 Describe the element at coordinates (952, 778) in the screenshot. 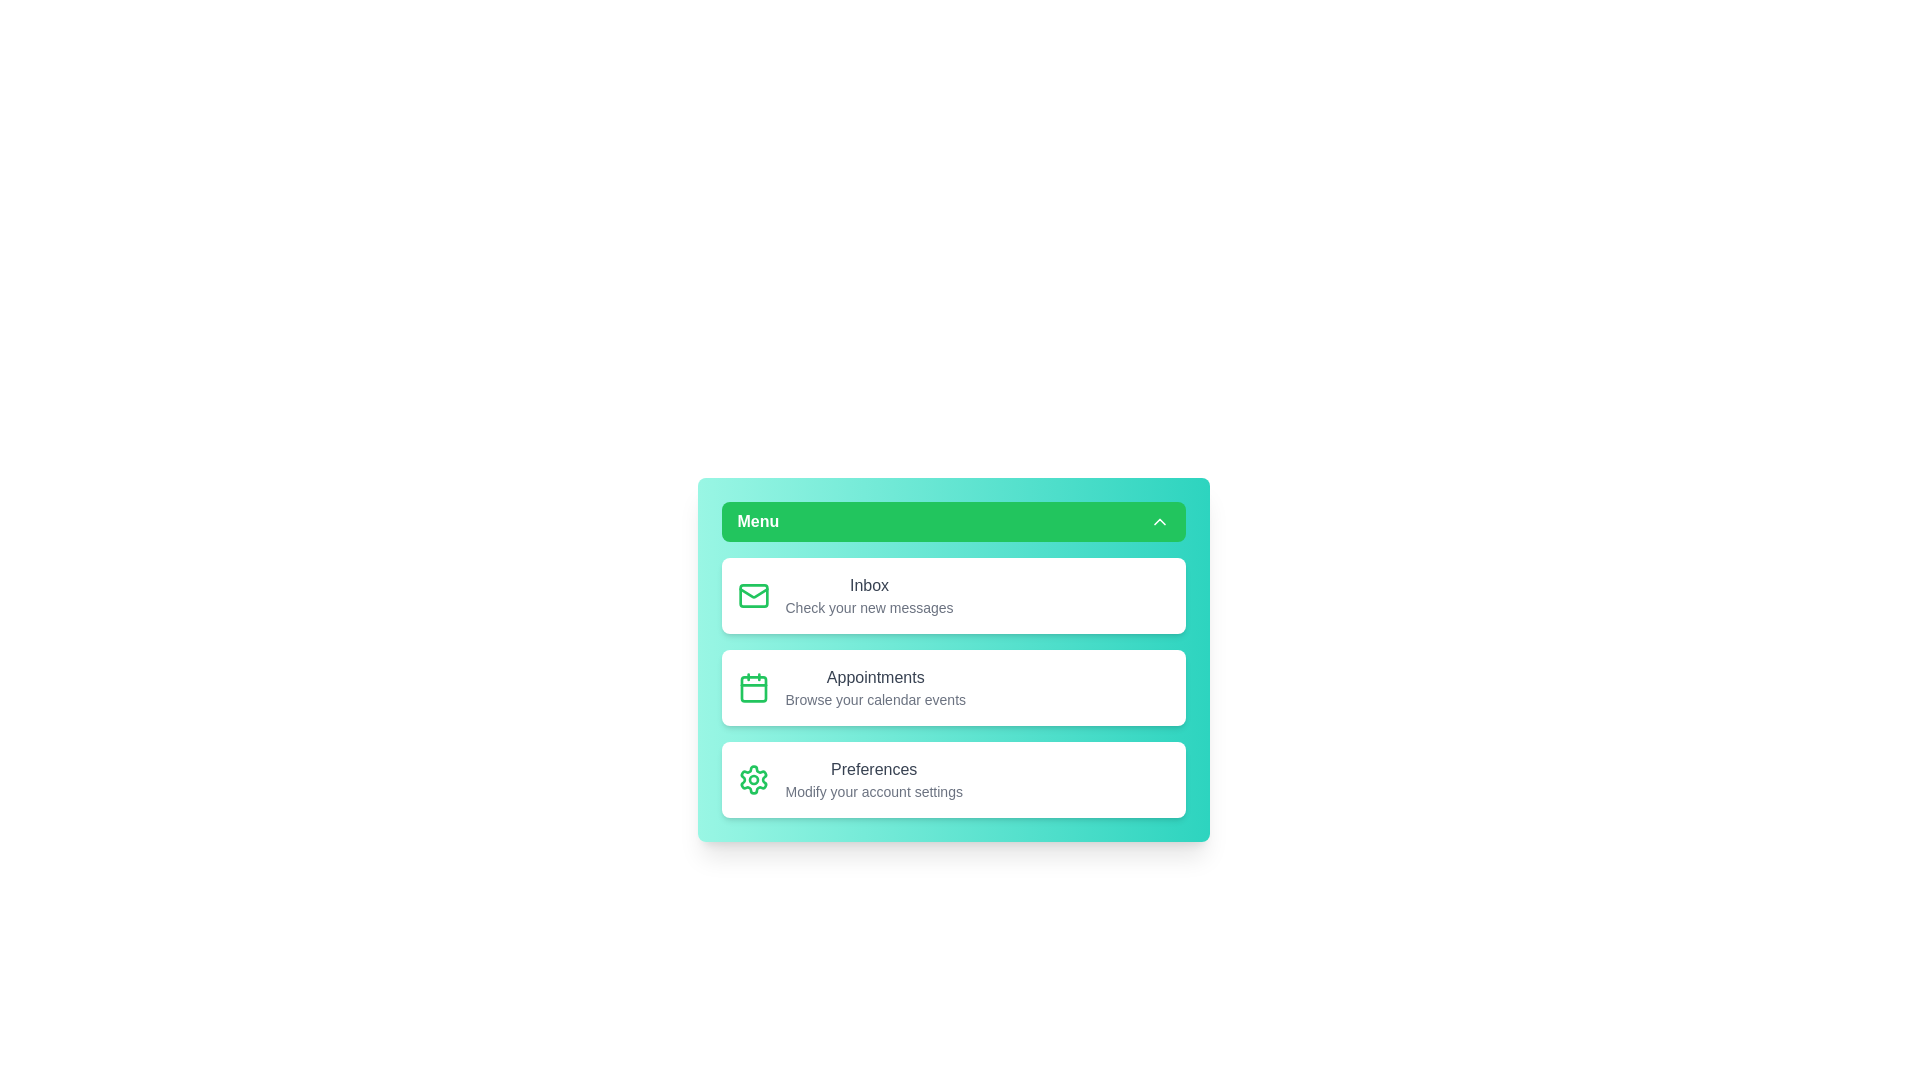

I see `the menu option Preferences to provide visual feedback` at that location.